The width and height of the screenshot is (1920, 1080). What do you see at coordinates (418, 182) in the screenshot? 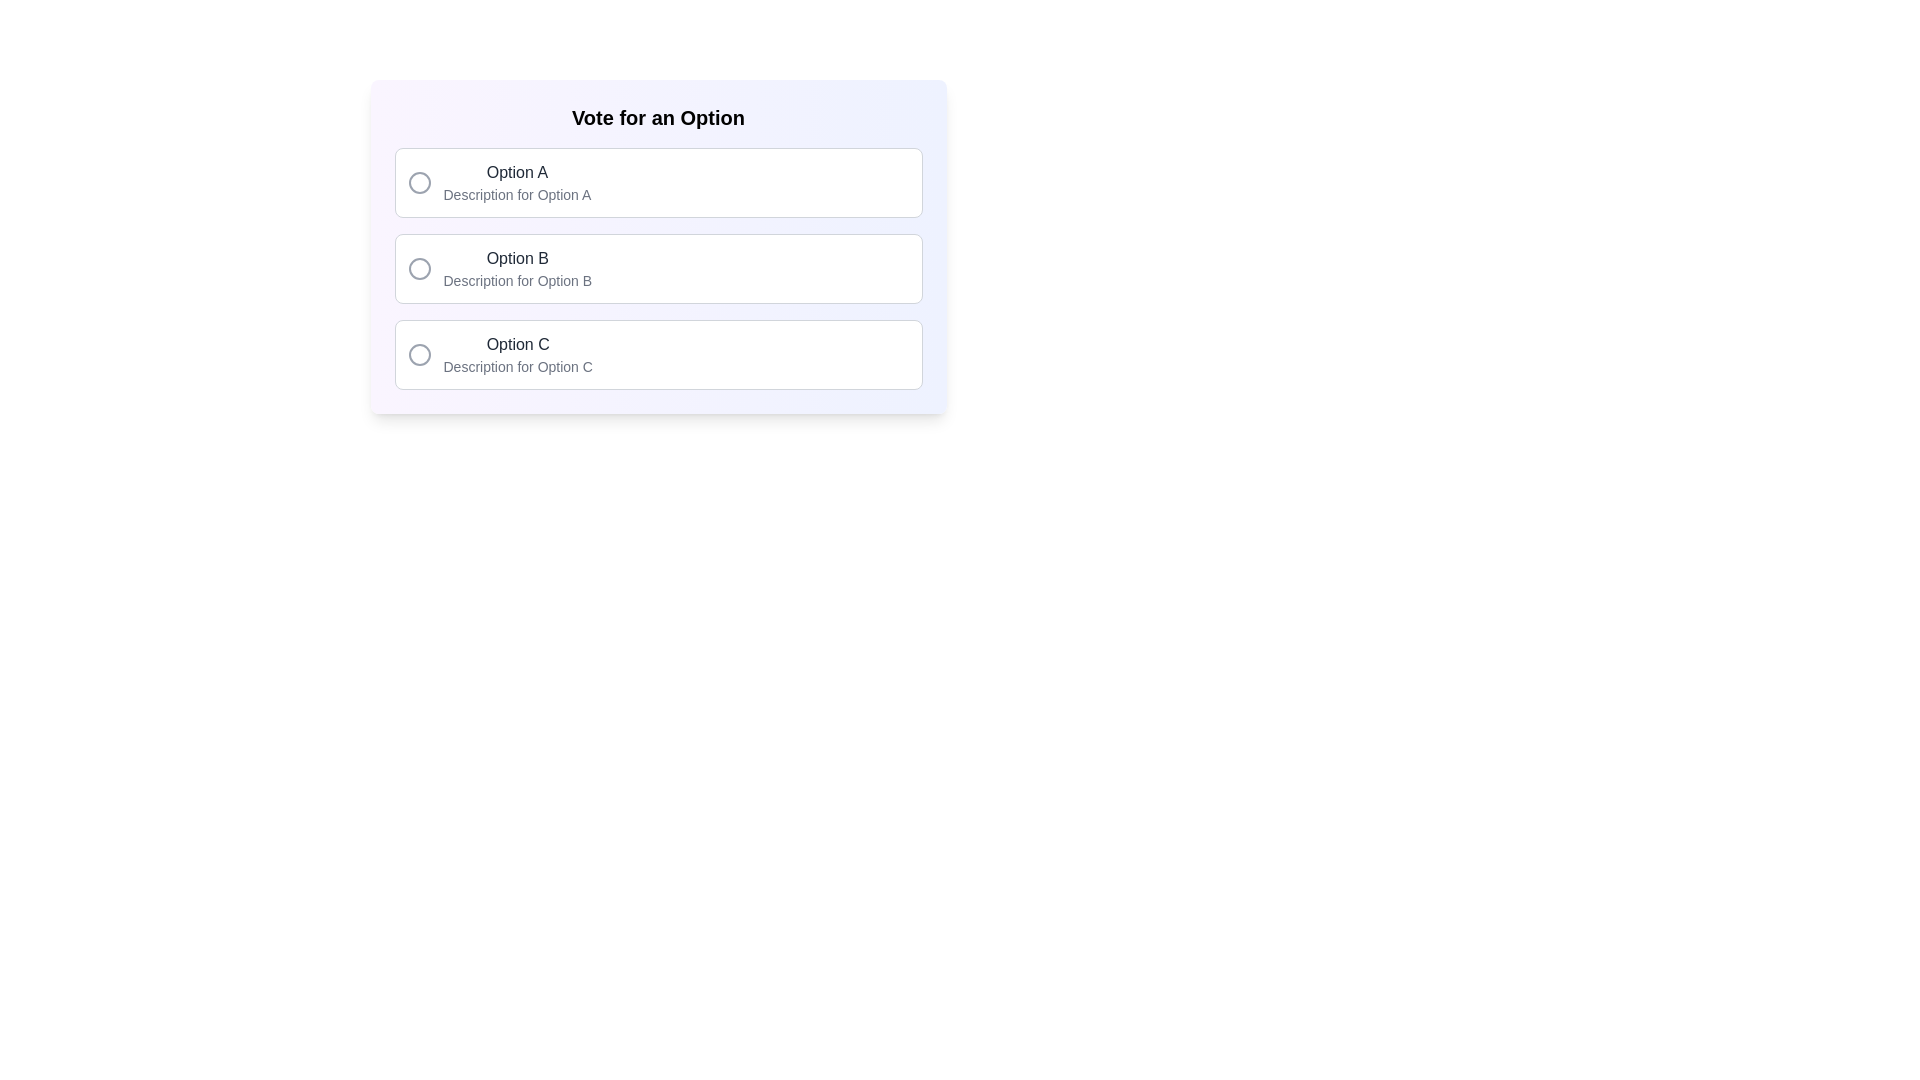
I see `the radio button icon for 'Option A', which is a circular graphic with a gray border` at bounding box center [418, 182].